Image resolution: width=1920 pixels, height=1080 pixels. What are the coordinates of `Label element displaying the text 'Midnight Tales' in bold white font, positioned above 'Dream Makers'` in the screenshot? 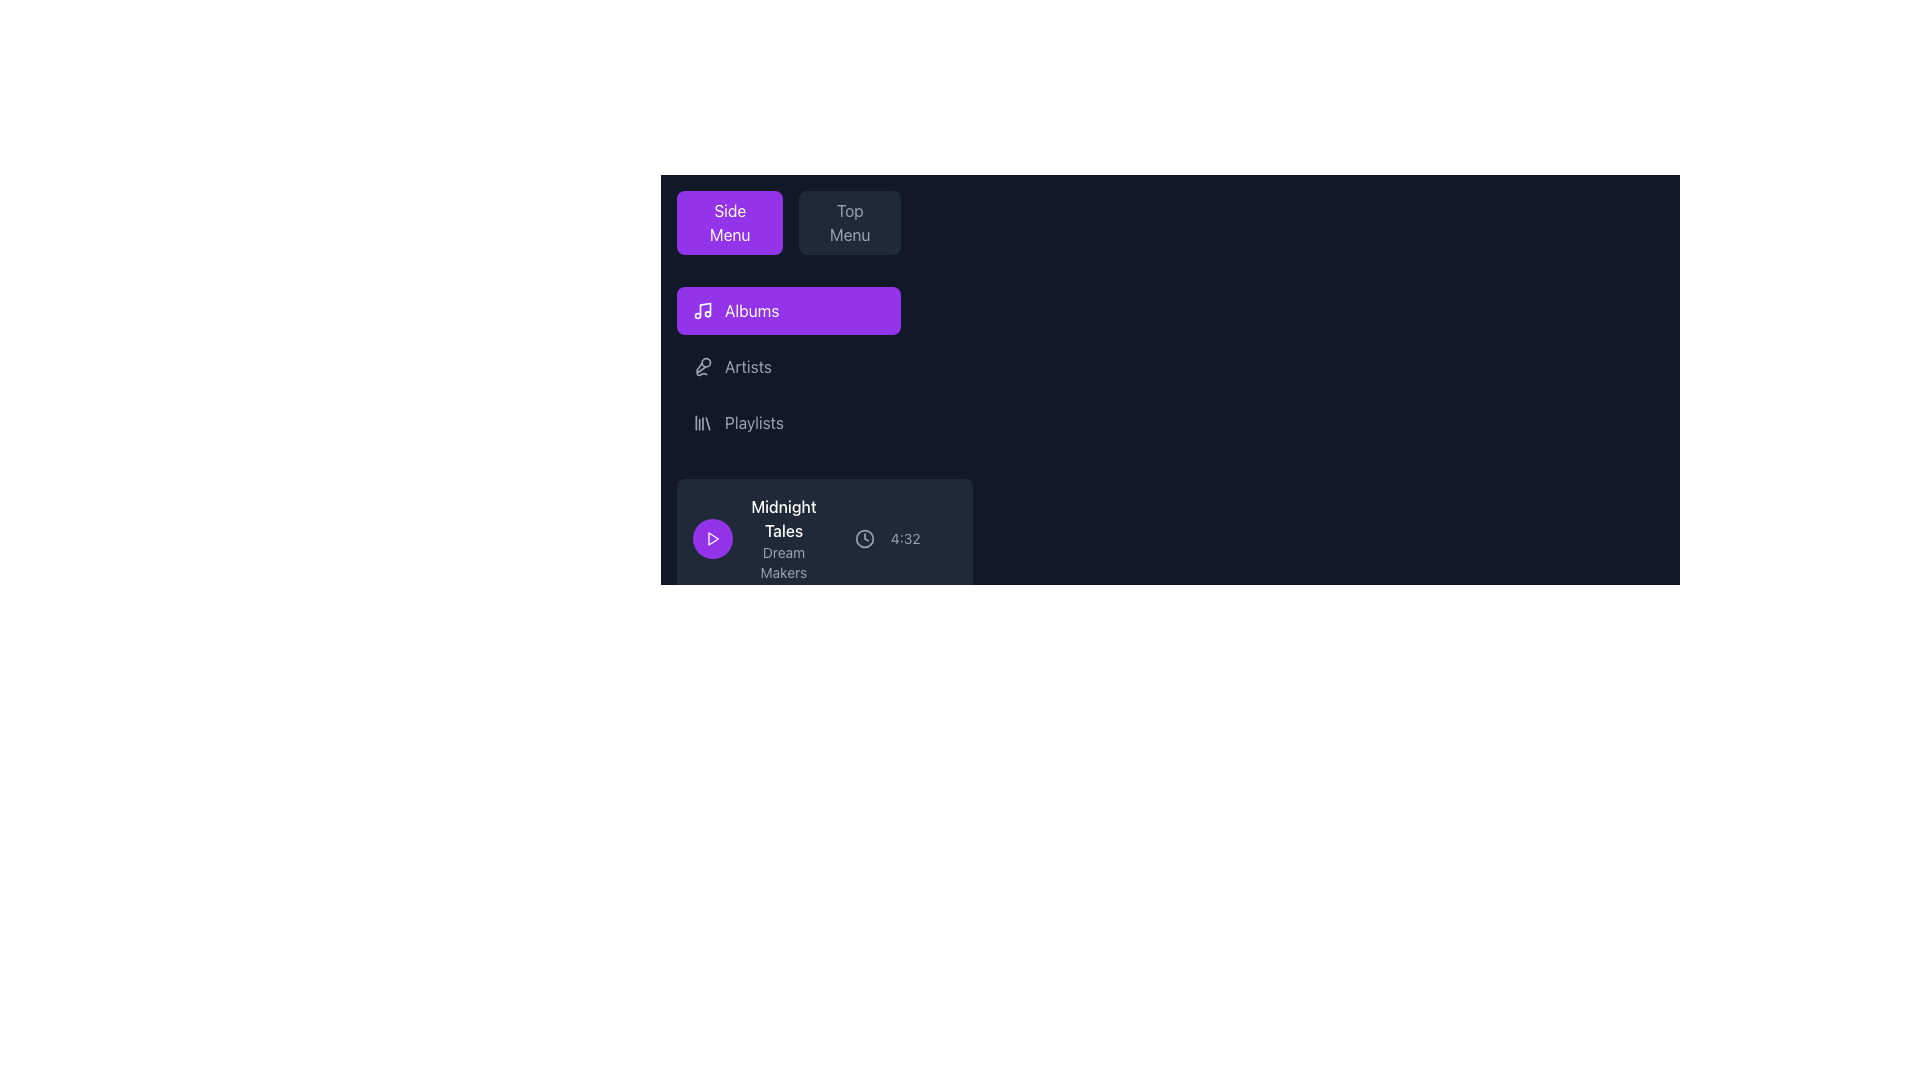 It's located at (782, 518).